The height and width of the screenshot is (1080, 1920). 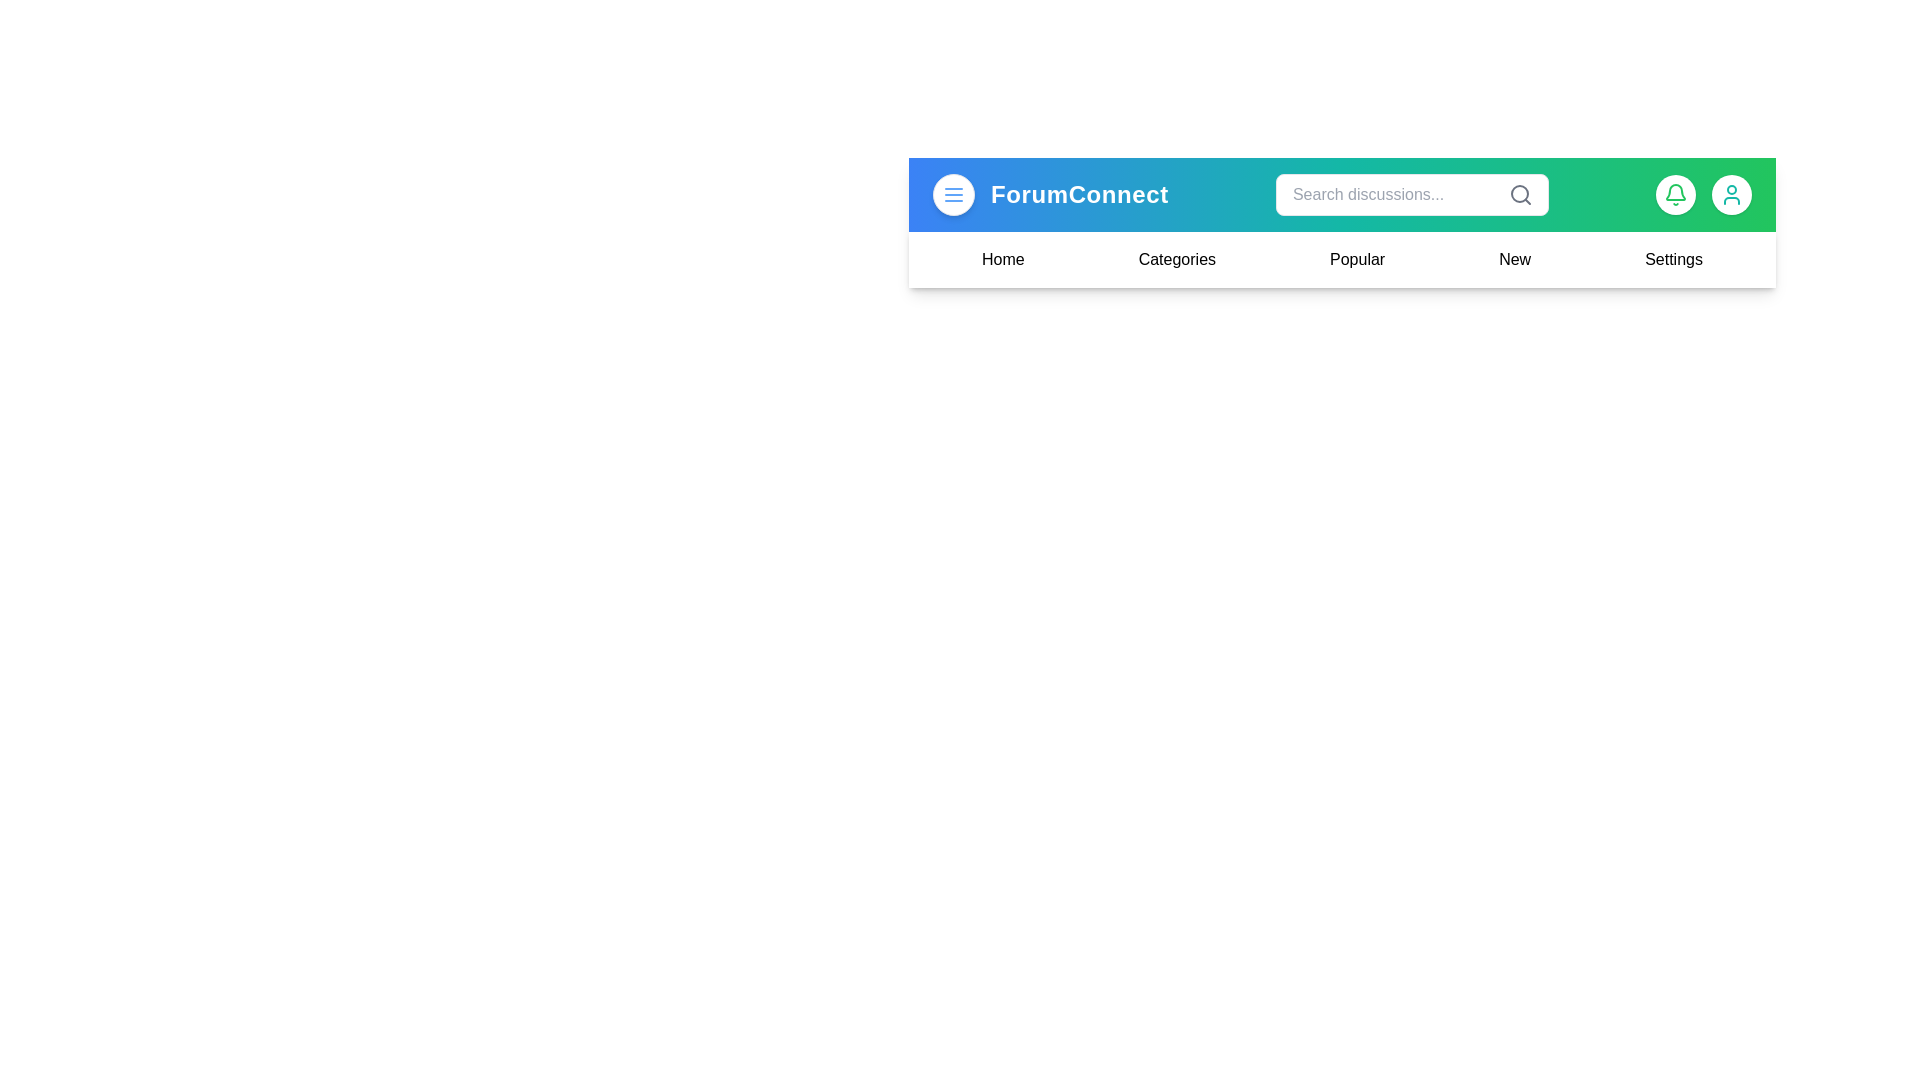 I want to click on the navigation option Categories from the menu, so click(x=1177, y=258).